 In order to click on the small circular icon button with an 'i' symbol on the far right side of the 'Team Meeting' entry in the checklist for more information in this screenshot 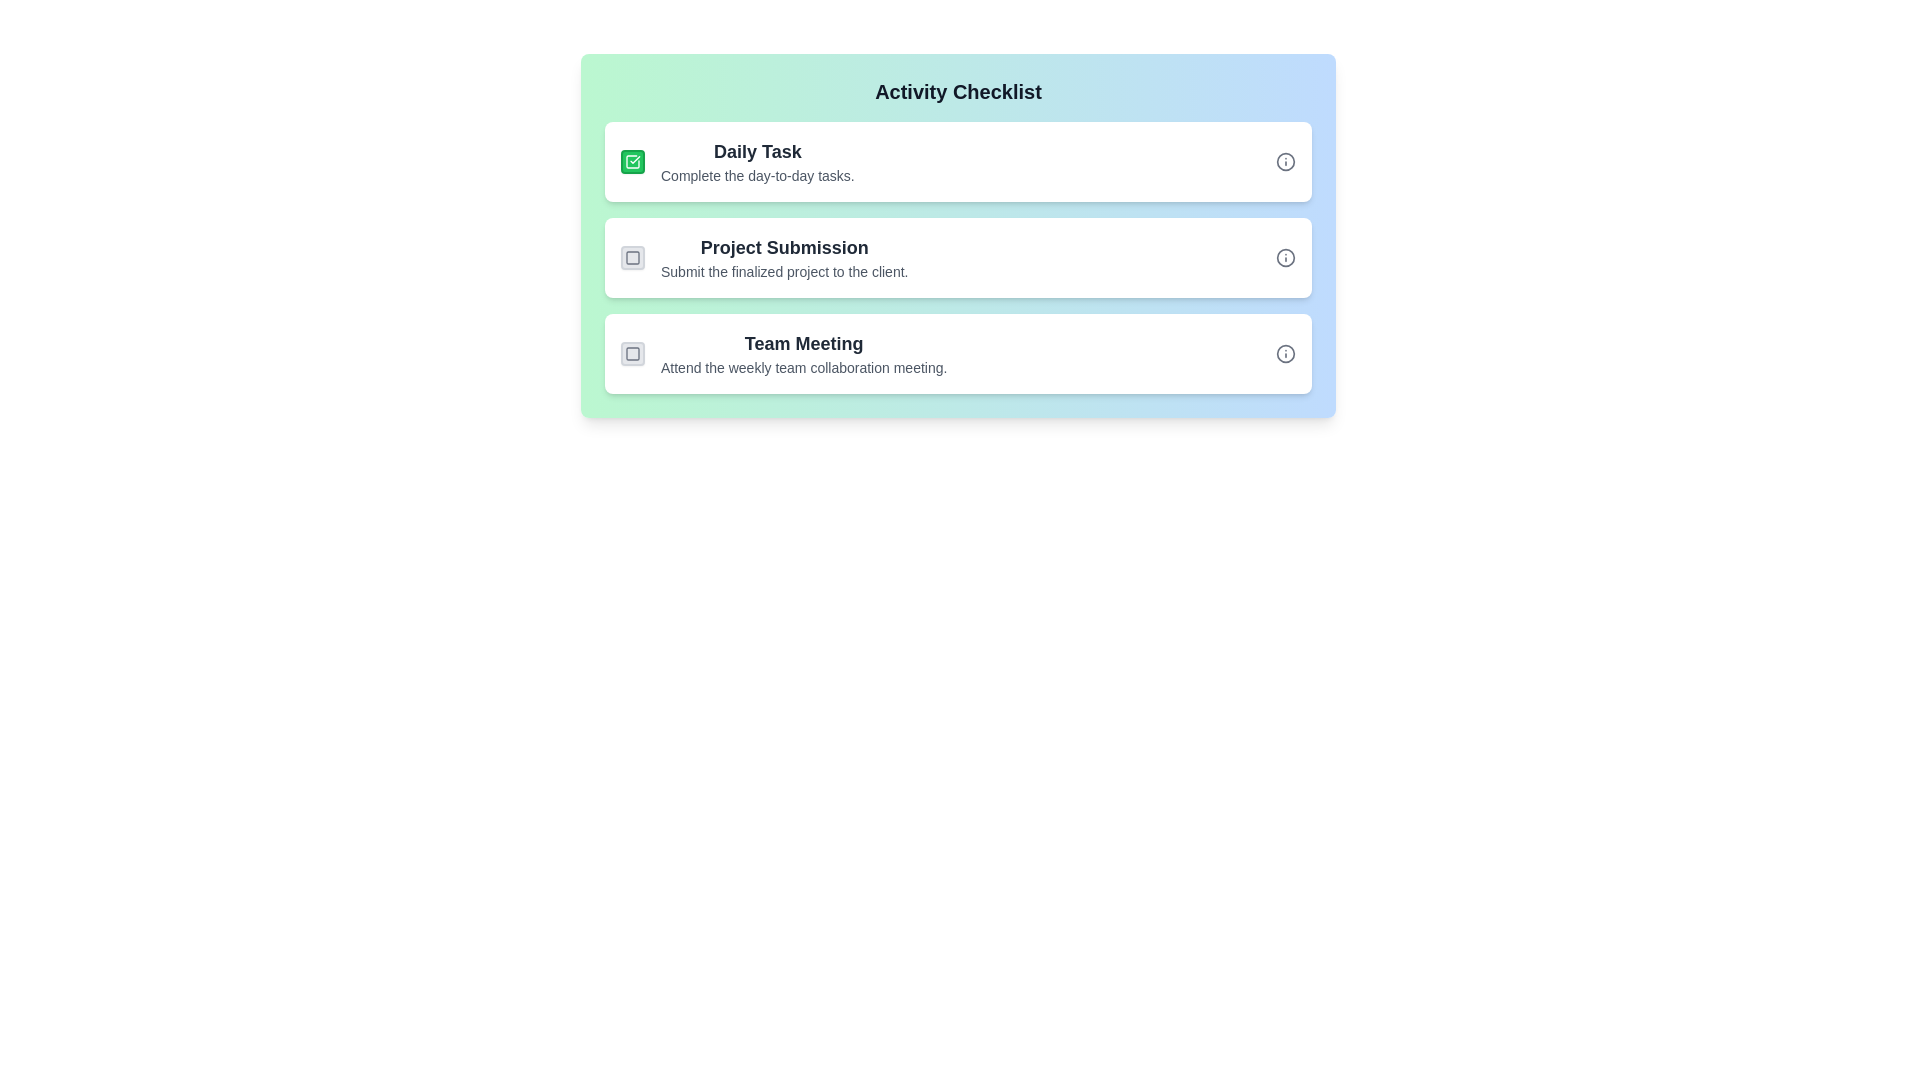, I will do `click(1286, 353)`.